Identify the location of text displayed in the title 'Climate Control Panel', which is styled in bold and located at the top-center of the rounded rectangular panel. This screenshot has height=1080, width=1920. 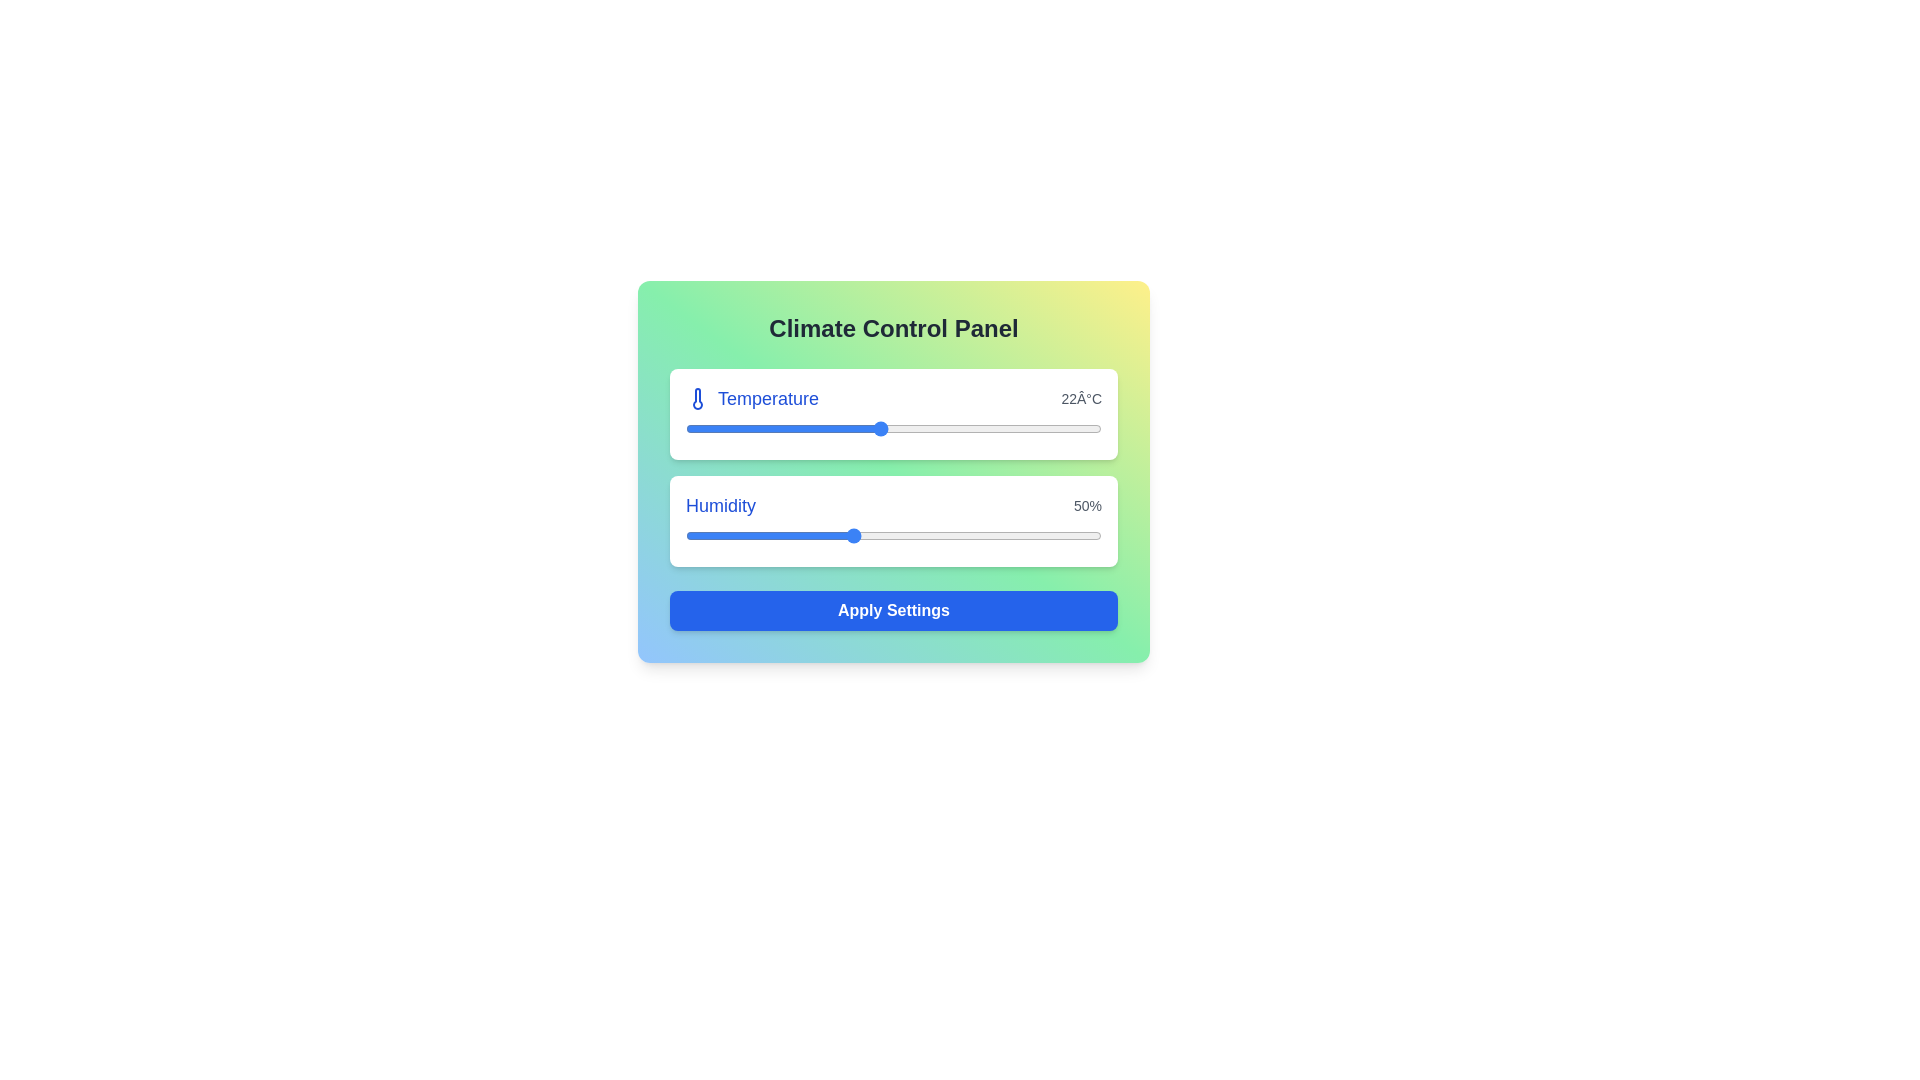
(892, 327).